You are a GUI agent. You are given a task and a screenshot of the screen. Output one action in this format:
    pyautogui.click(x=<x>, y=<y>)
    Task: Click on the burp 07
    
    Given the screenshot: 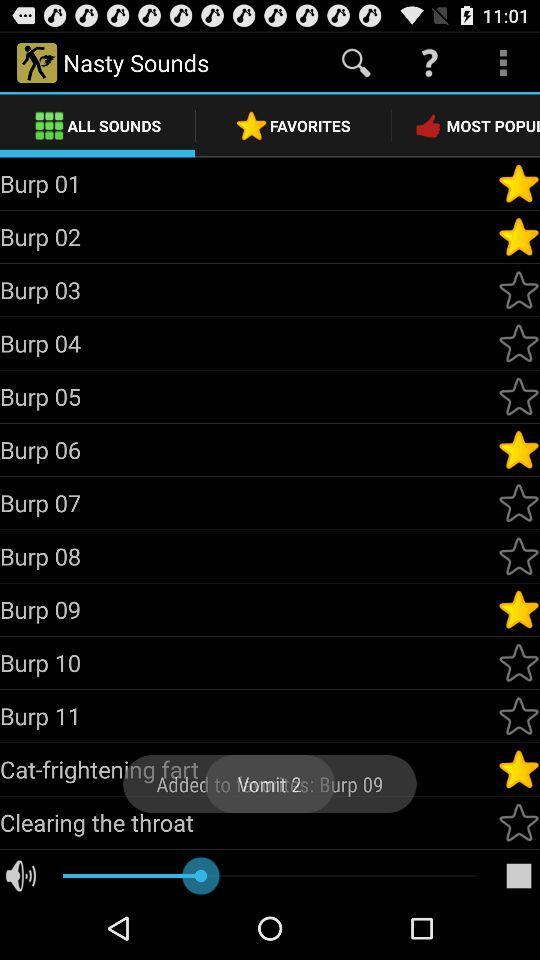 What is the action you would take?
    pyautogui.click(x=248, y=502)
    